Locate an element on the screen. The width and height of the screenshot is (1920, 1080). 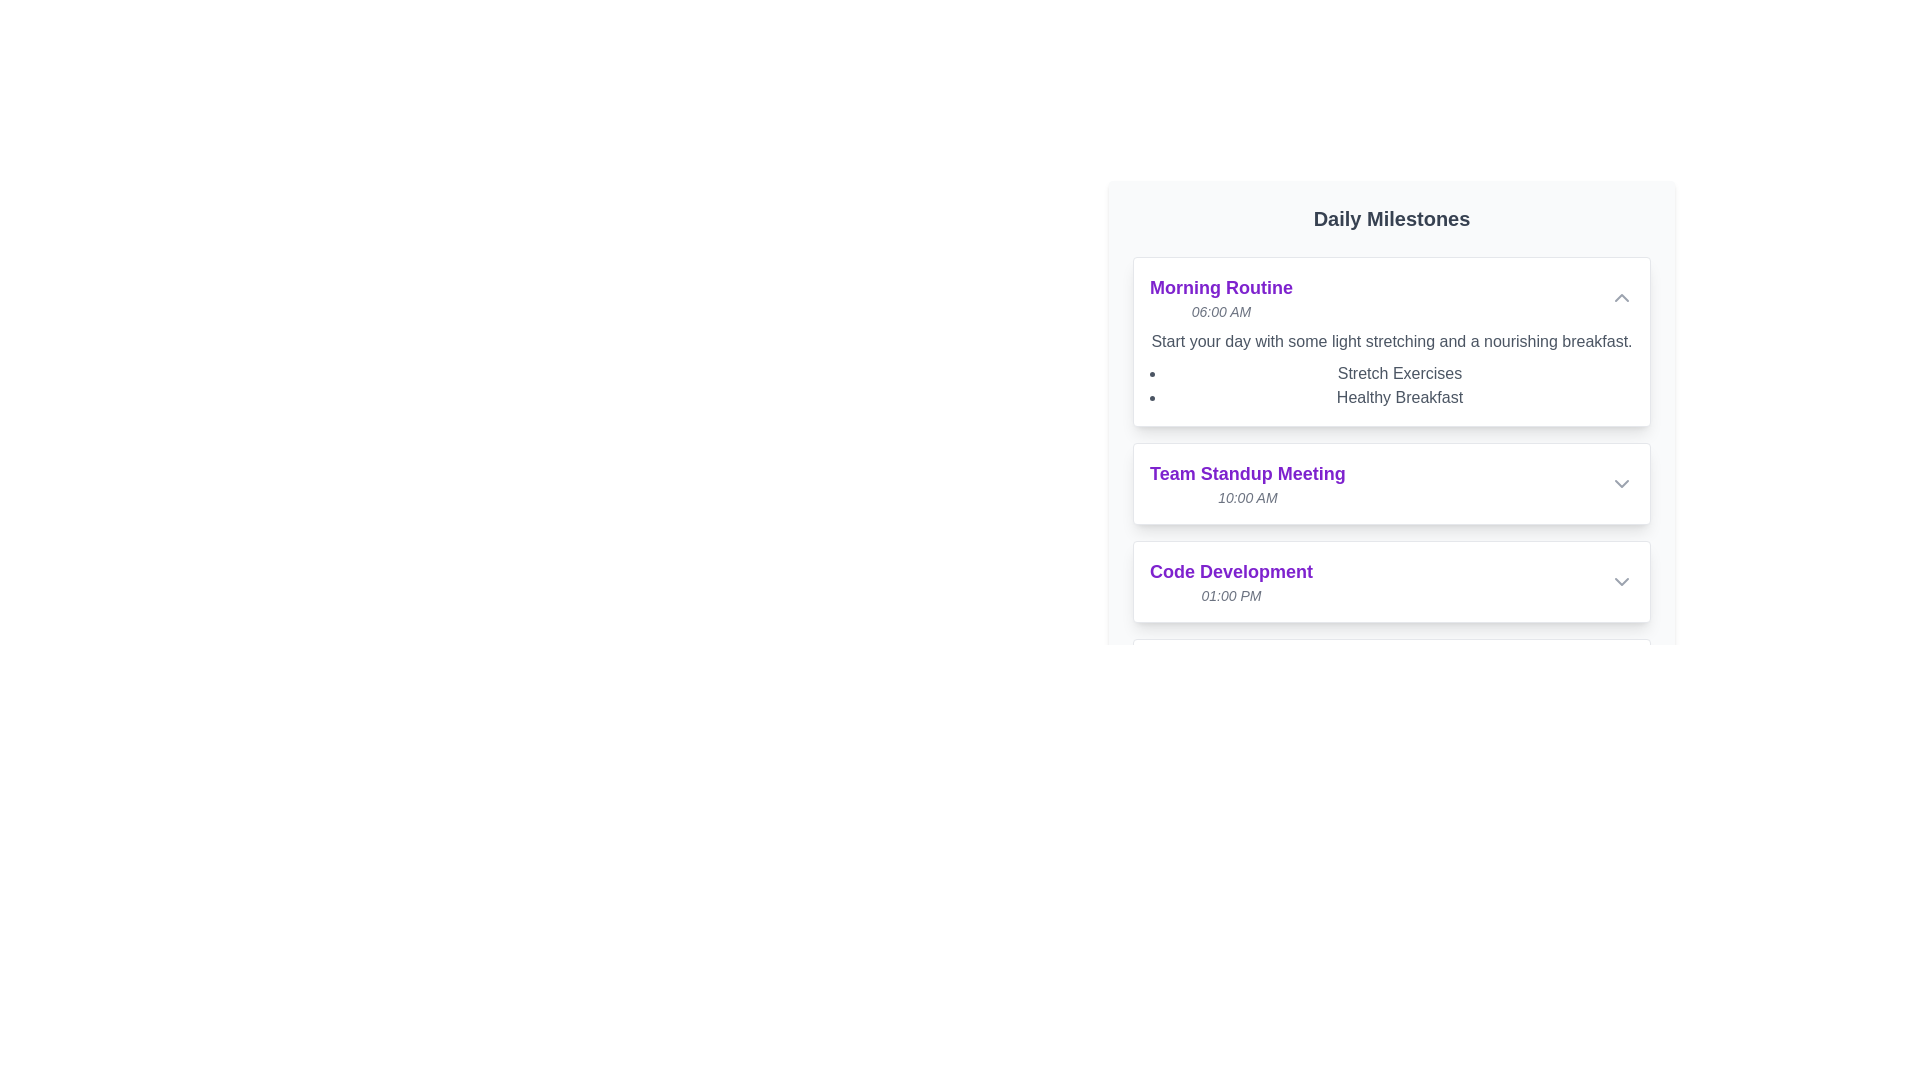
the list item containing 'Stretch Exercises' and 'Healthy Breakfast' in the 'Morning Routine' section, which is located under the description 'Start your day with some light stretching and a nourishing breakfast.' is located at coordinates (1391, 385).